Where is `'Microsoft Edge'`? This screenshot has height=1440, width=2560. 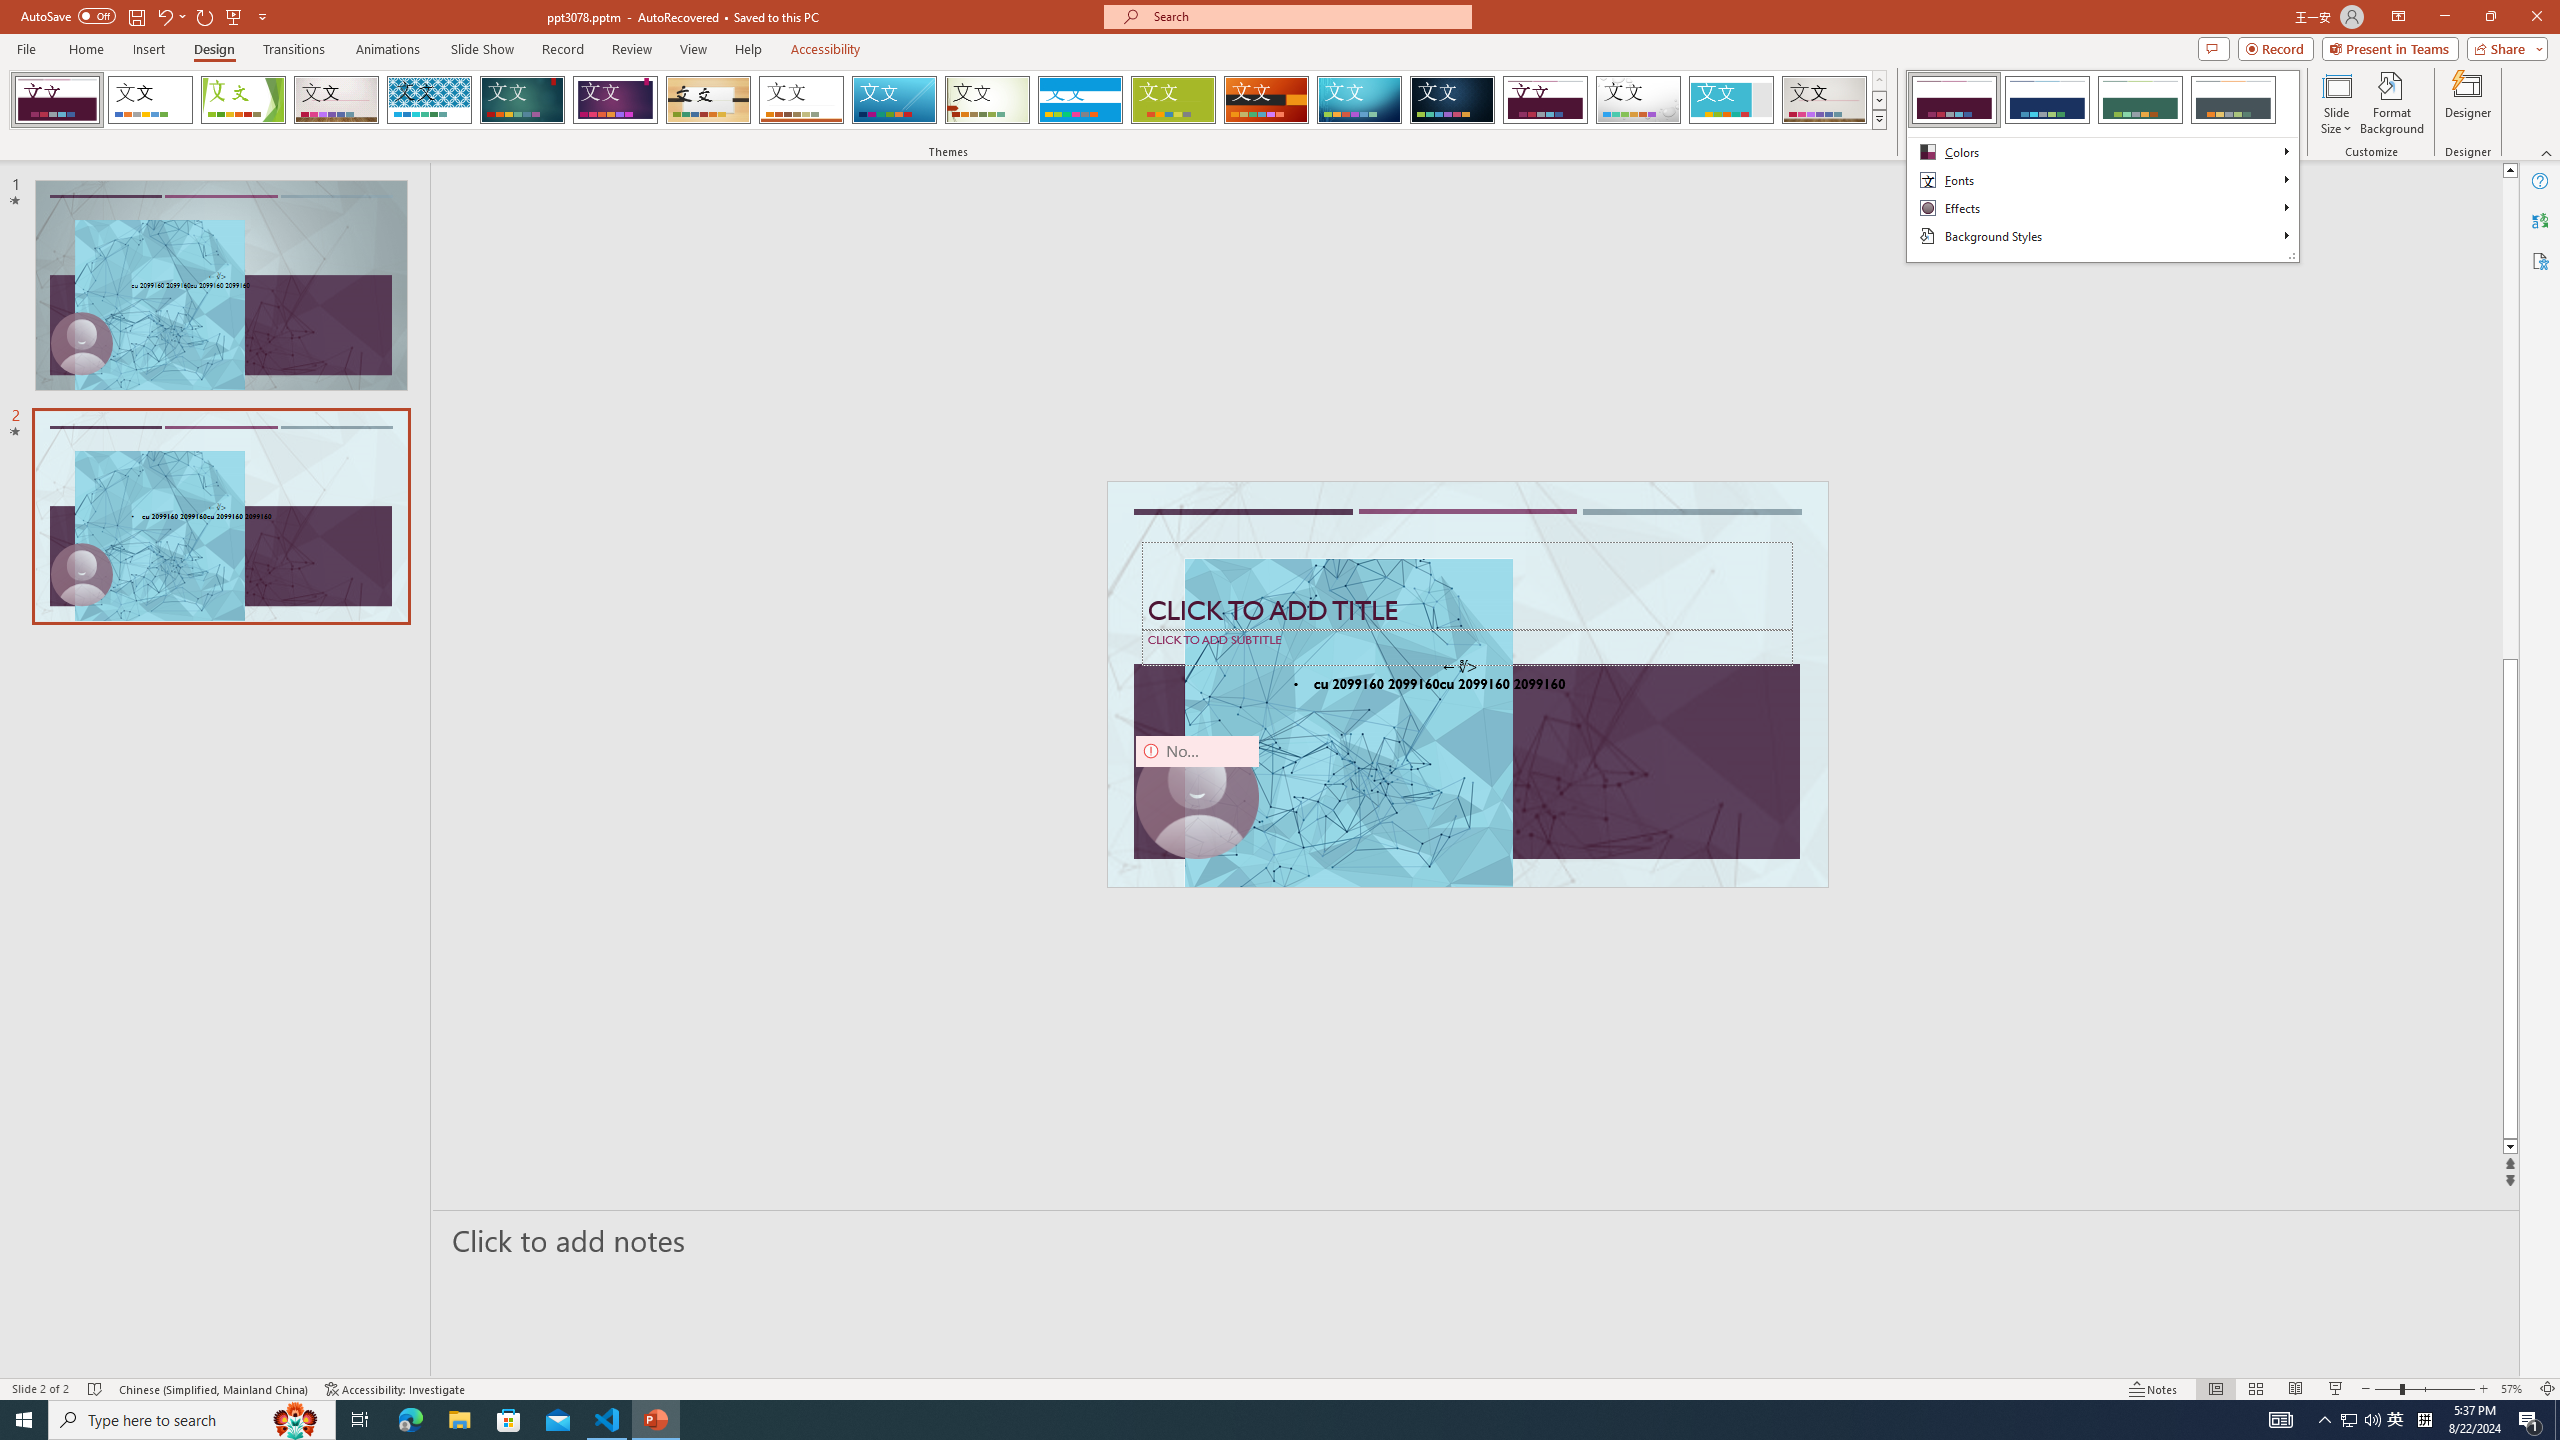
'Microsoft Edge' is located at coordinates (409, 1418).